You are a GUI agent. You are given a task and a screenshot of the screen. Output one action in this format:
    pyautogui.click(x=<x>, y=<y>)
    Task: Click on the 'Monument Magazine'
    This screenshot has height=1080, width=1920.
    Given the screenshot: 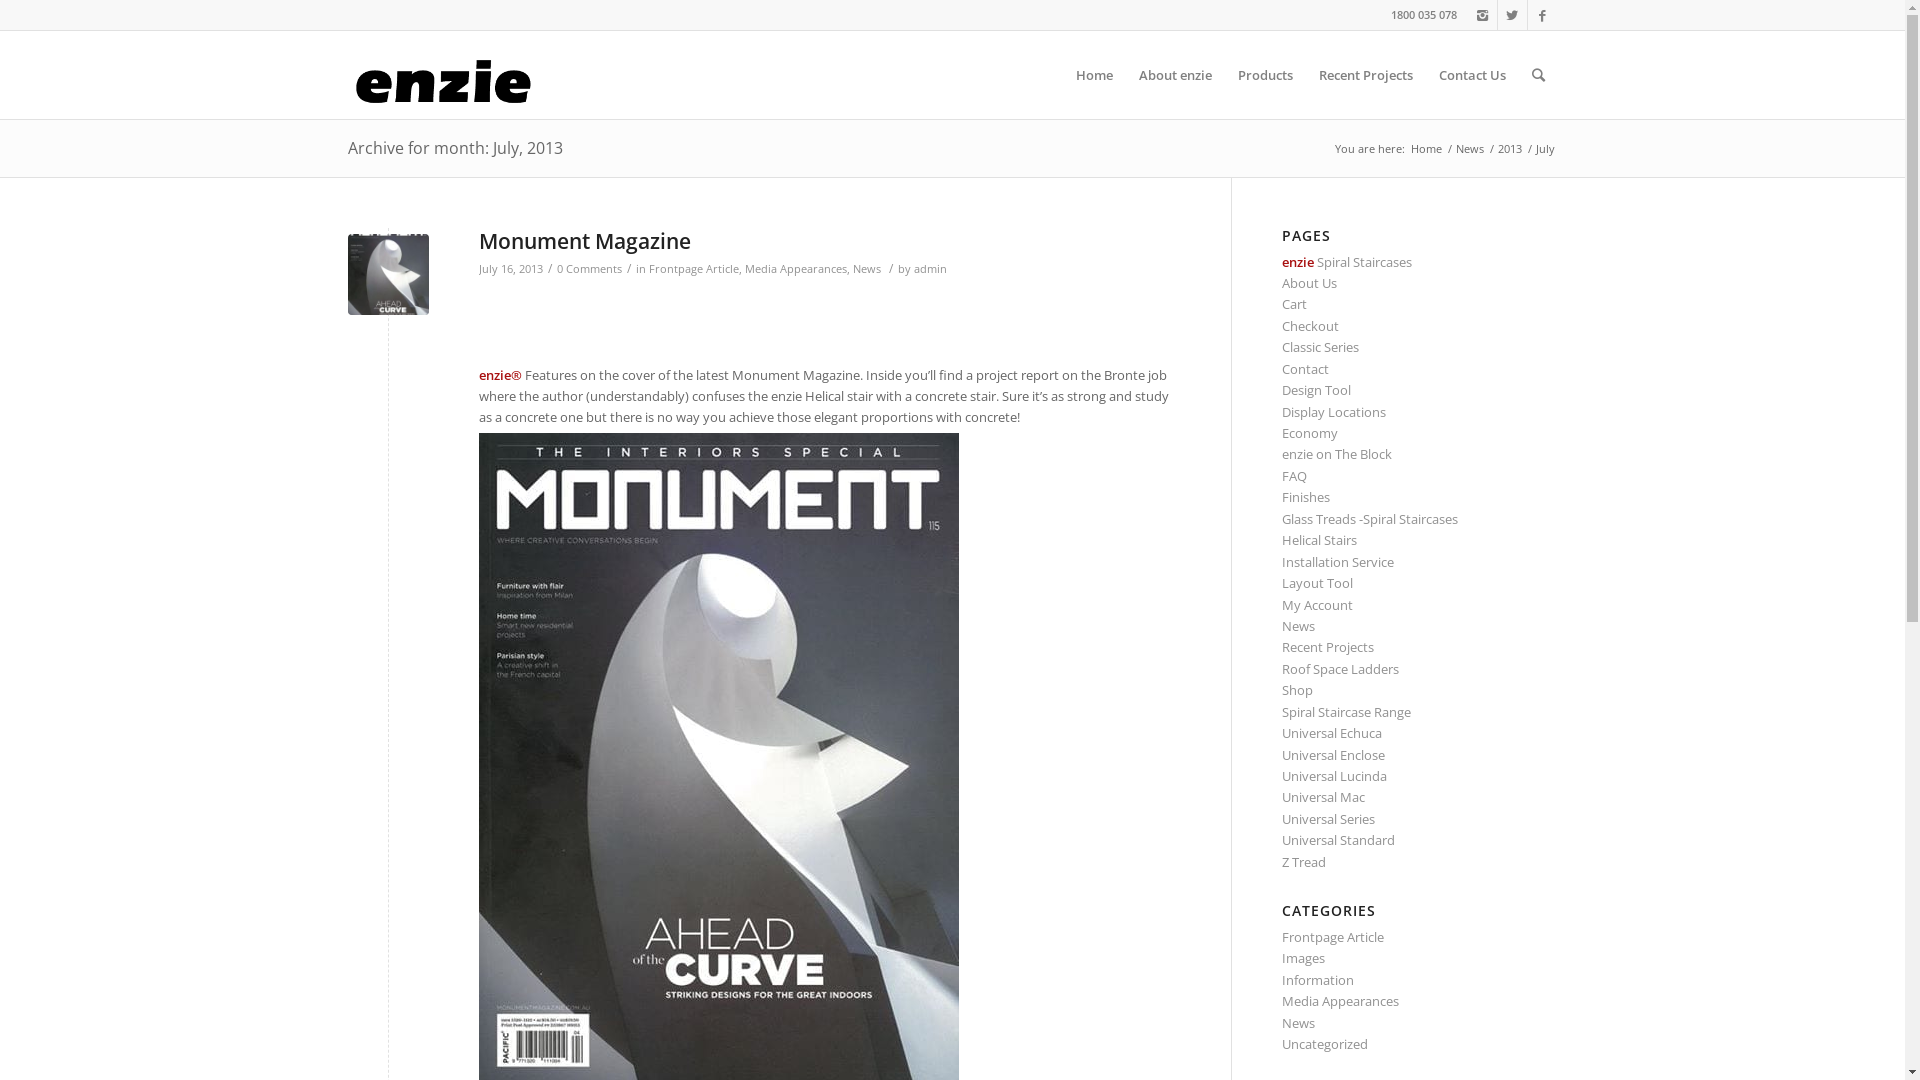 What is the action you would take?
    pyautogui.click(x=388, y=274)
    